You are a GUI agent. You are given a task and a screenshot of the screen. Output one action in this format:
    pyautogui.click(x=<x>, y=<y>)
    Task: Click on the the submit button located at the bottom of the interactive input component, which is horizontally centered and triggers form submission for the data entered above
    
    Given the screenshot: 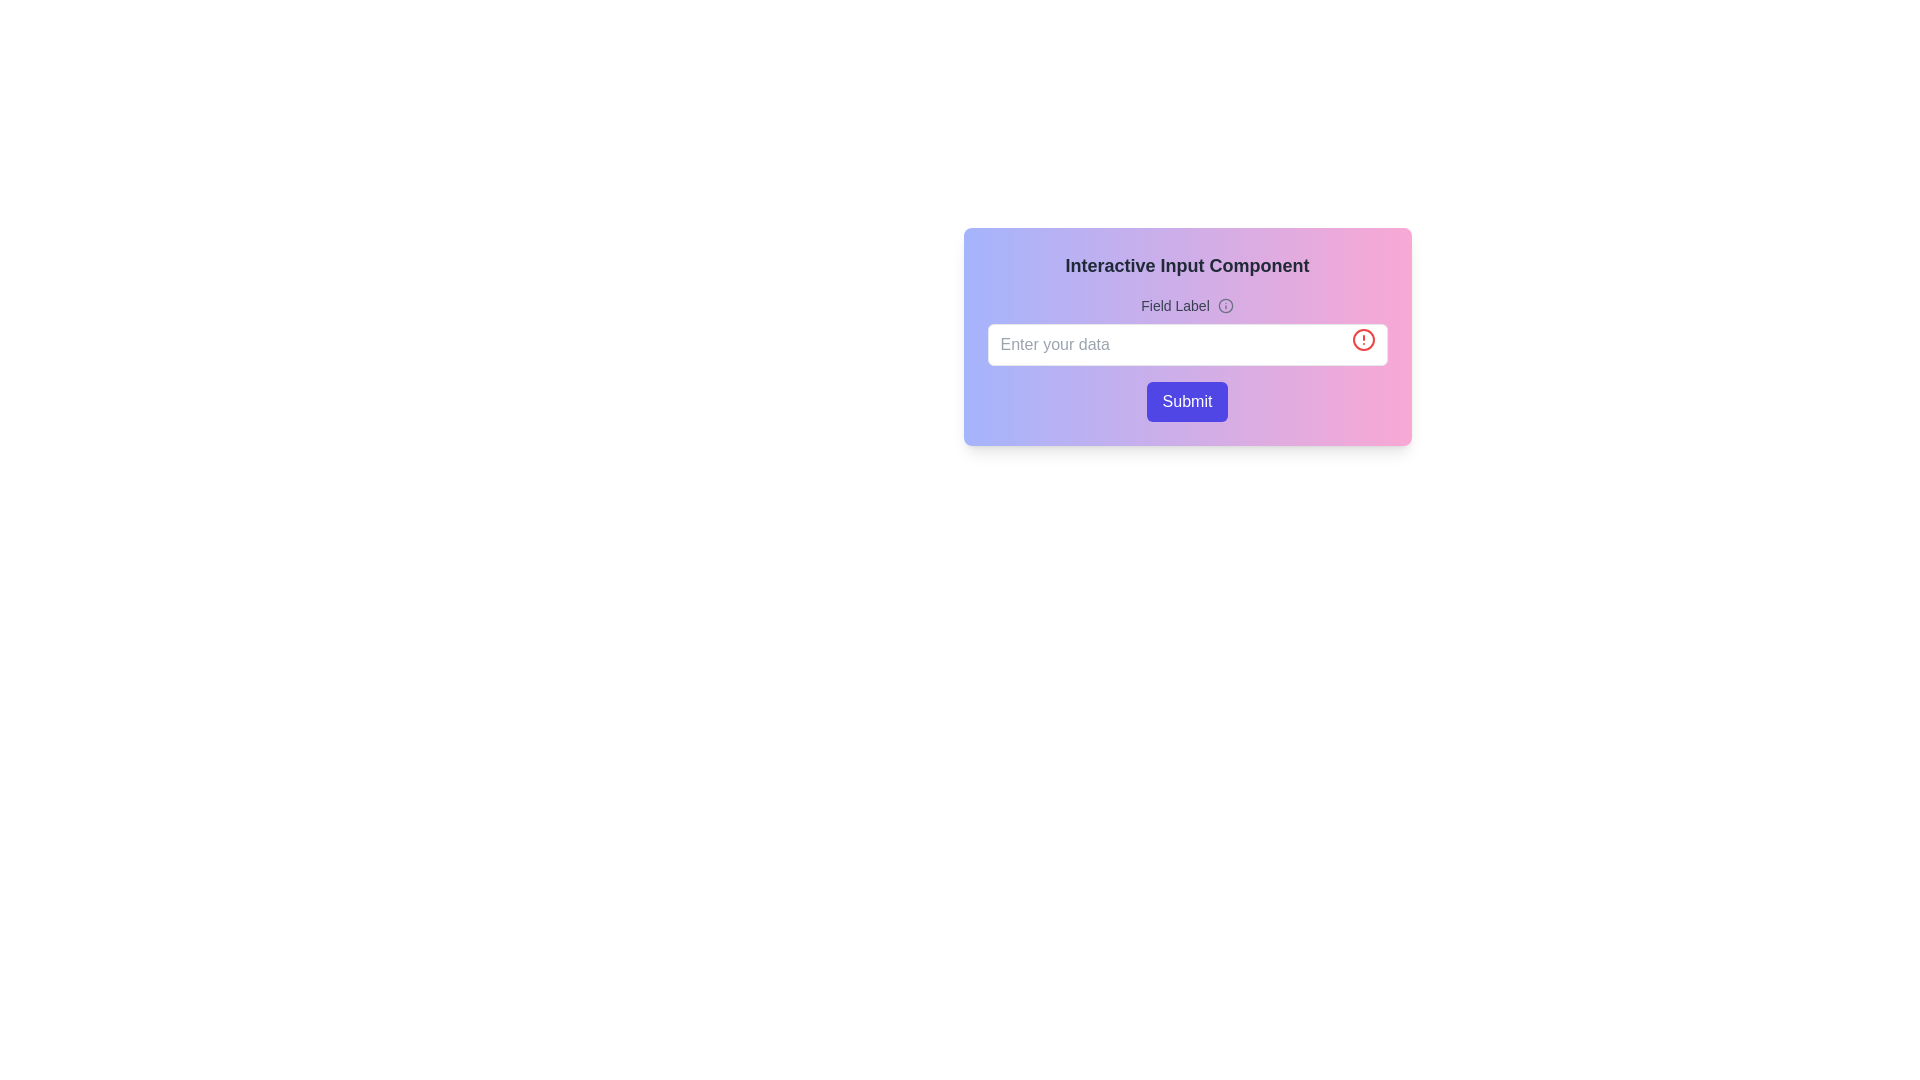 What is the action you would take?
    pyautogui.click(x=1187, y=401)
    